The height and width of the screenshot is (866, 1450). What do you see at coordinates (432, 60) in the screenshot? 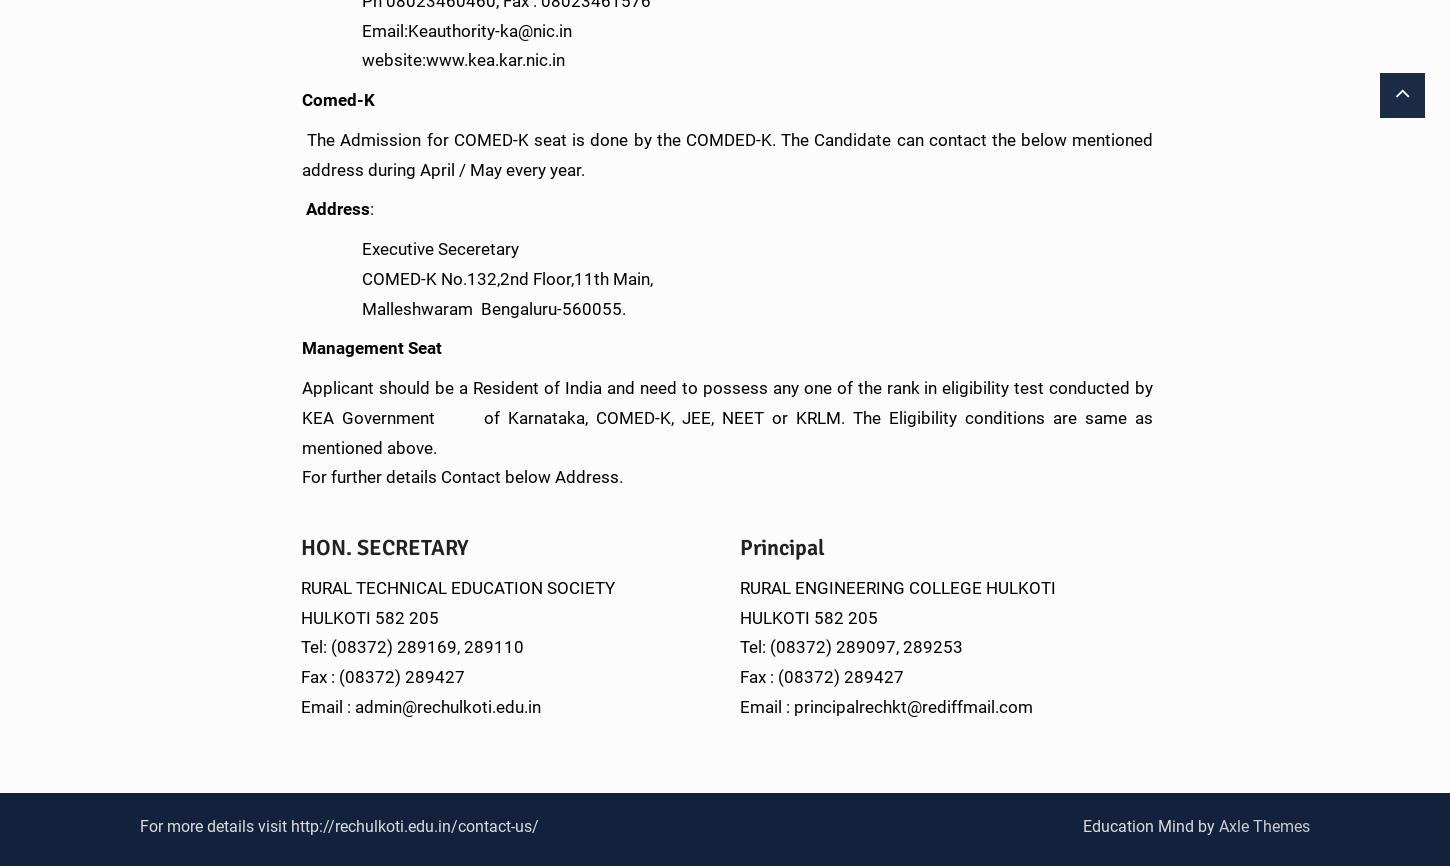
I see `'website:www.kea.kar.nic.in'` at bounding box center [432, 60].